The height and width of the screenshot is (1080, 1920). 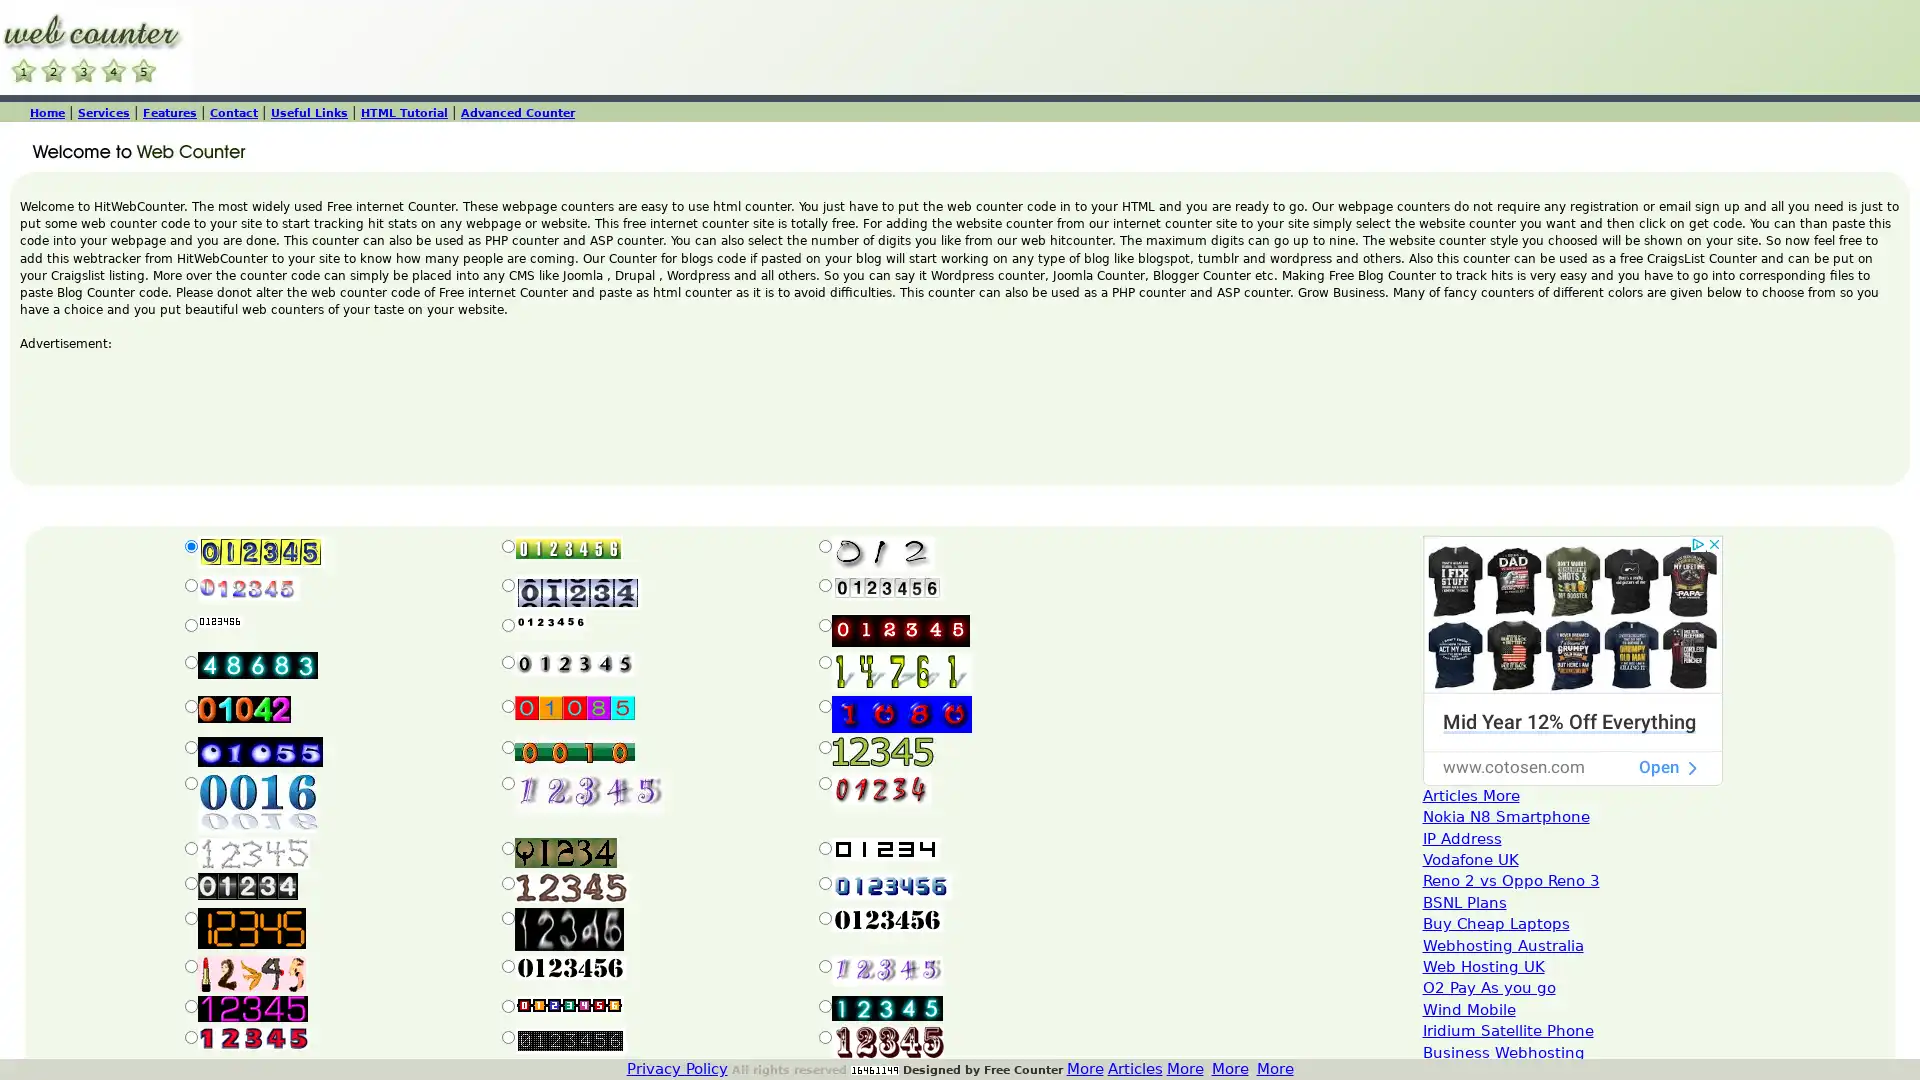 I want to click on Submit, so click(x=885, y=586).